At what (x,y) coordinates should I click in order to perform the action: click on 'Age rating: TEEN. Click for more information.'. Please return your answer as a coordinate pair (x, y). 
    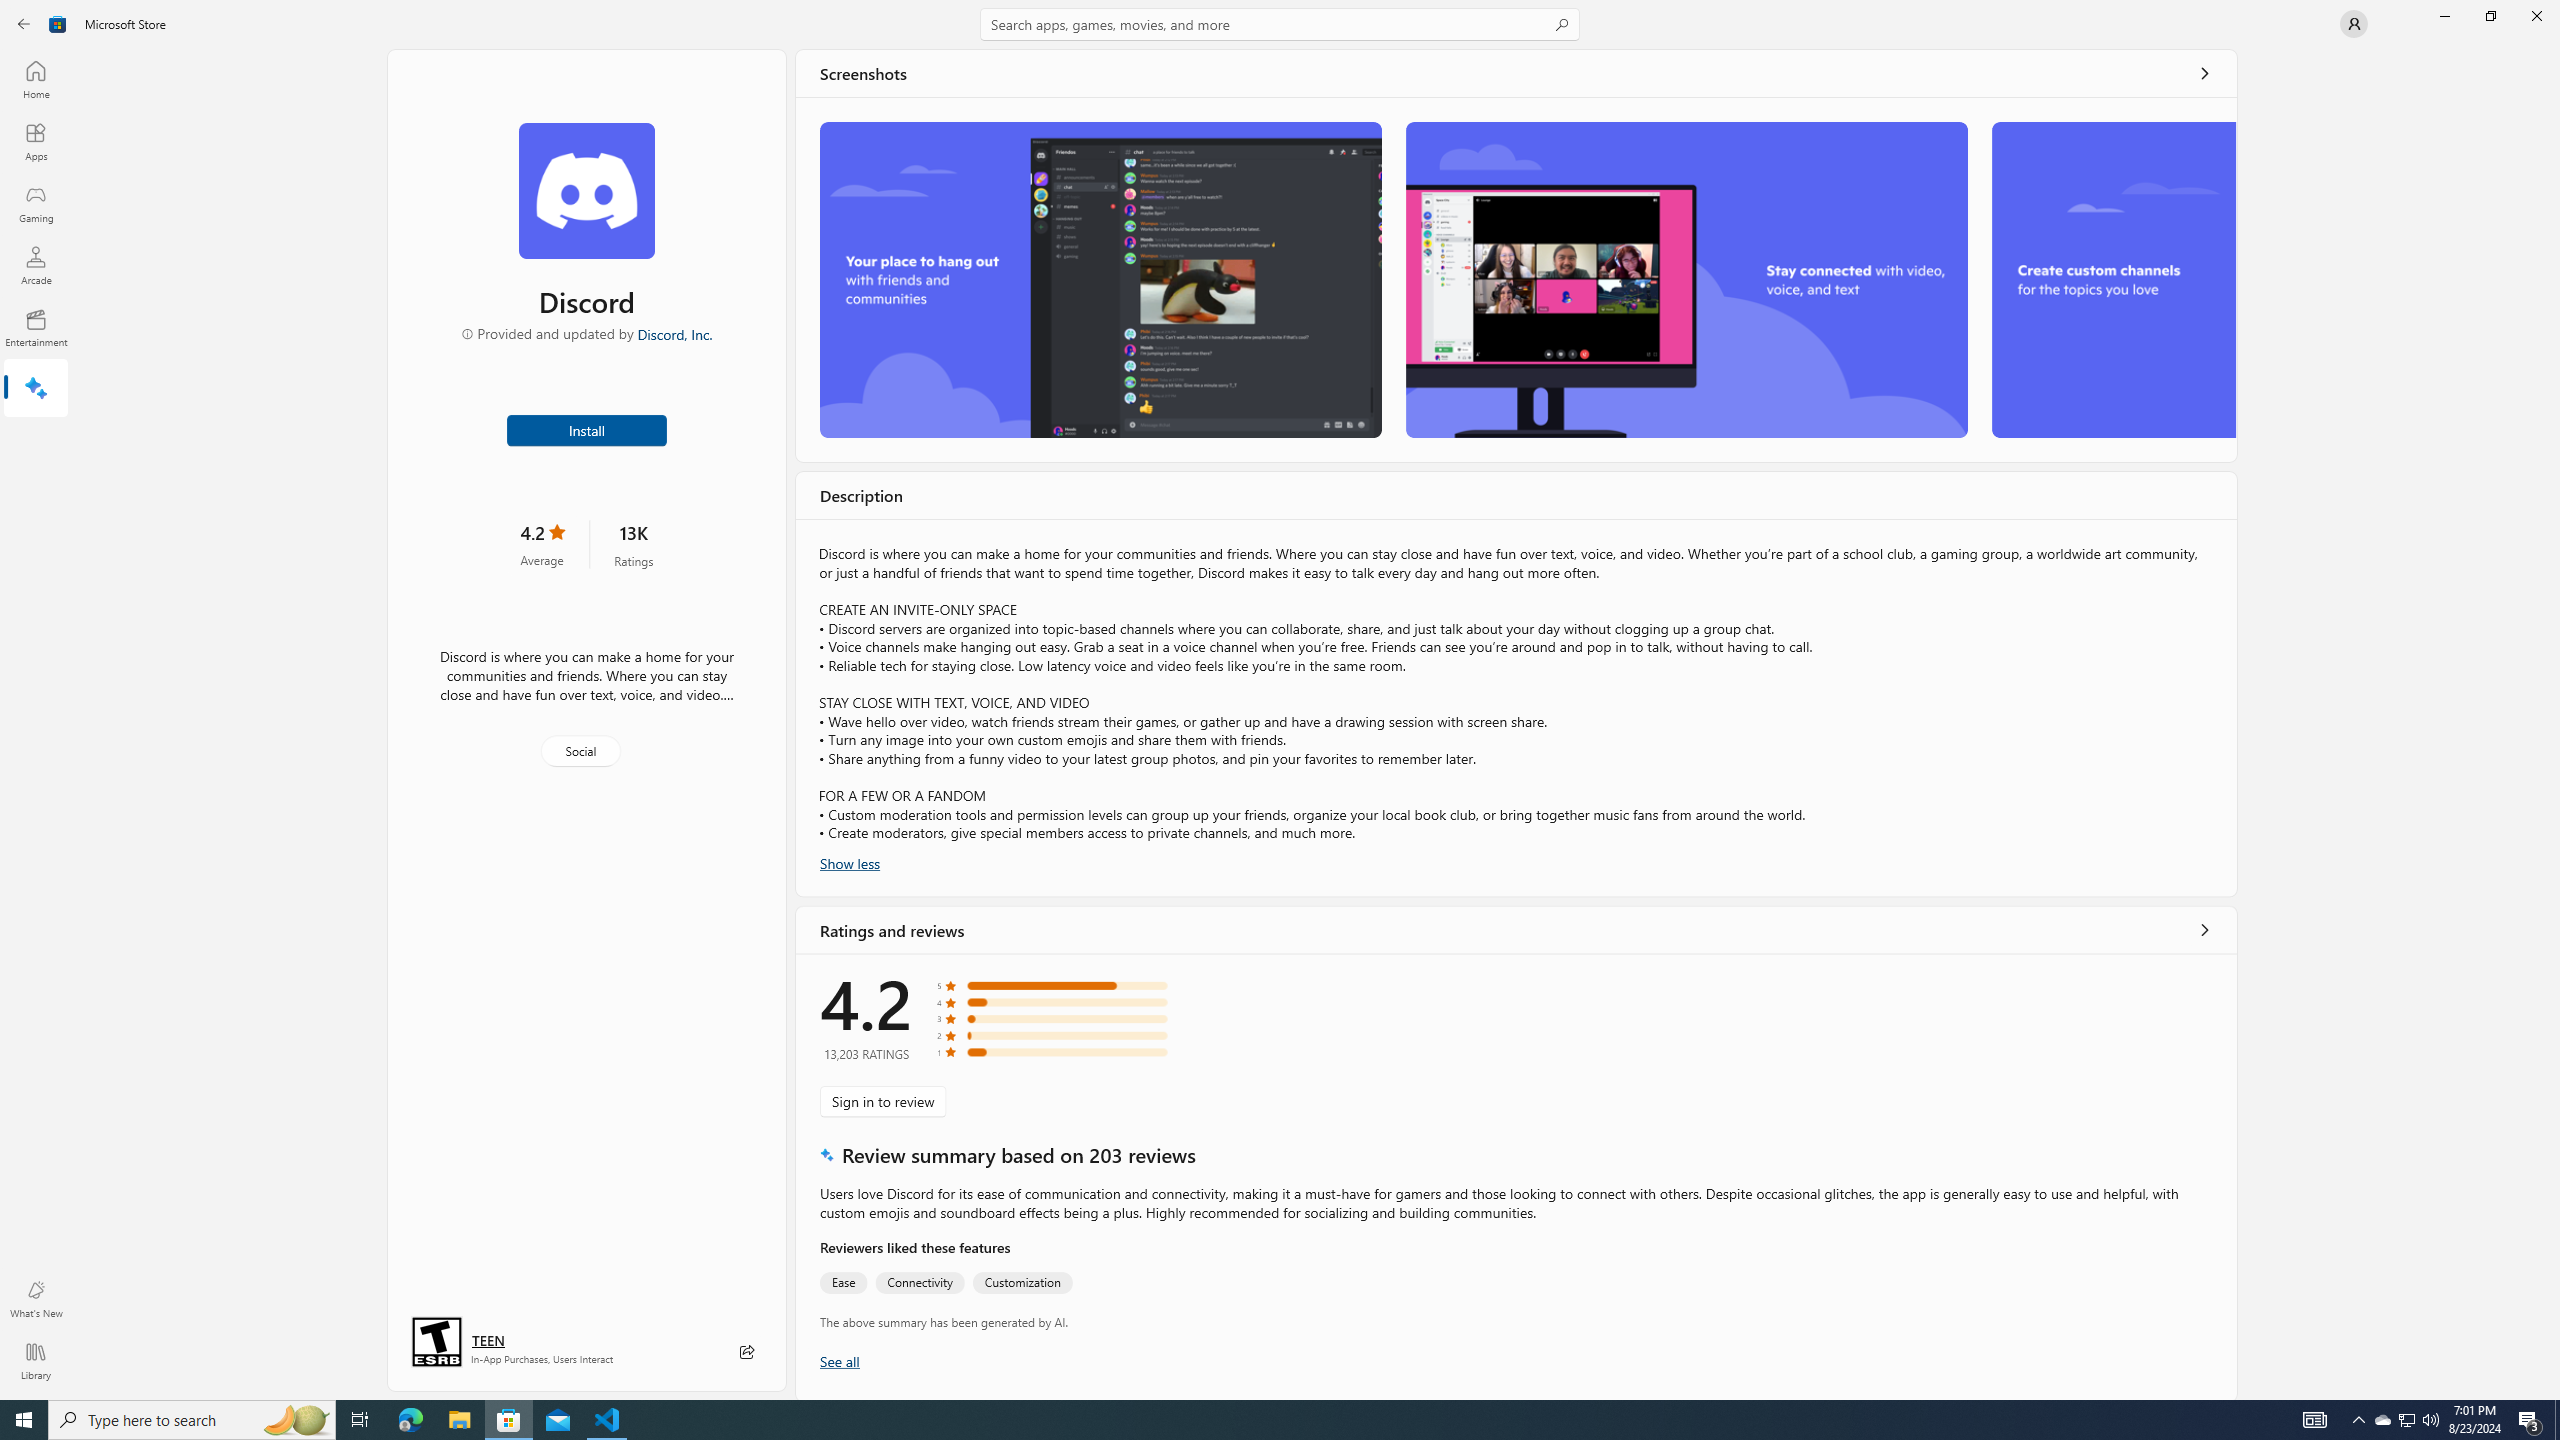
    Looking at the image, I should click on (486, 1340).